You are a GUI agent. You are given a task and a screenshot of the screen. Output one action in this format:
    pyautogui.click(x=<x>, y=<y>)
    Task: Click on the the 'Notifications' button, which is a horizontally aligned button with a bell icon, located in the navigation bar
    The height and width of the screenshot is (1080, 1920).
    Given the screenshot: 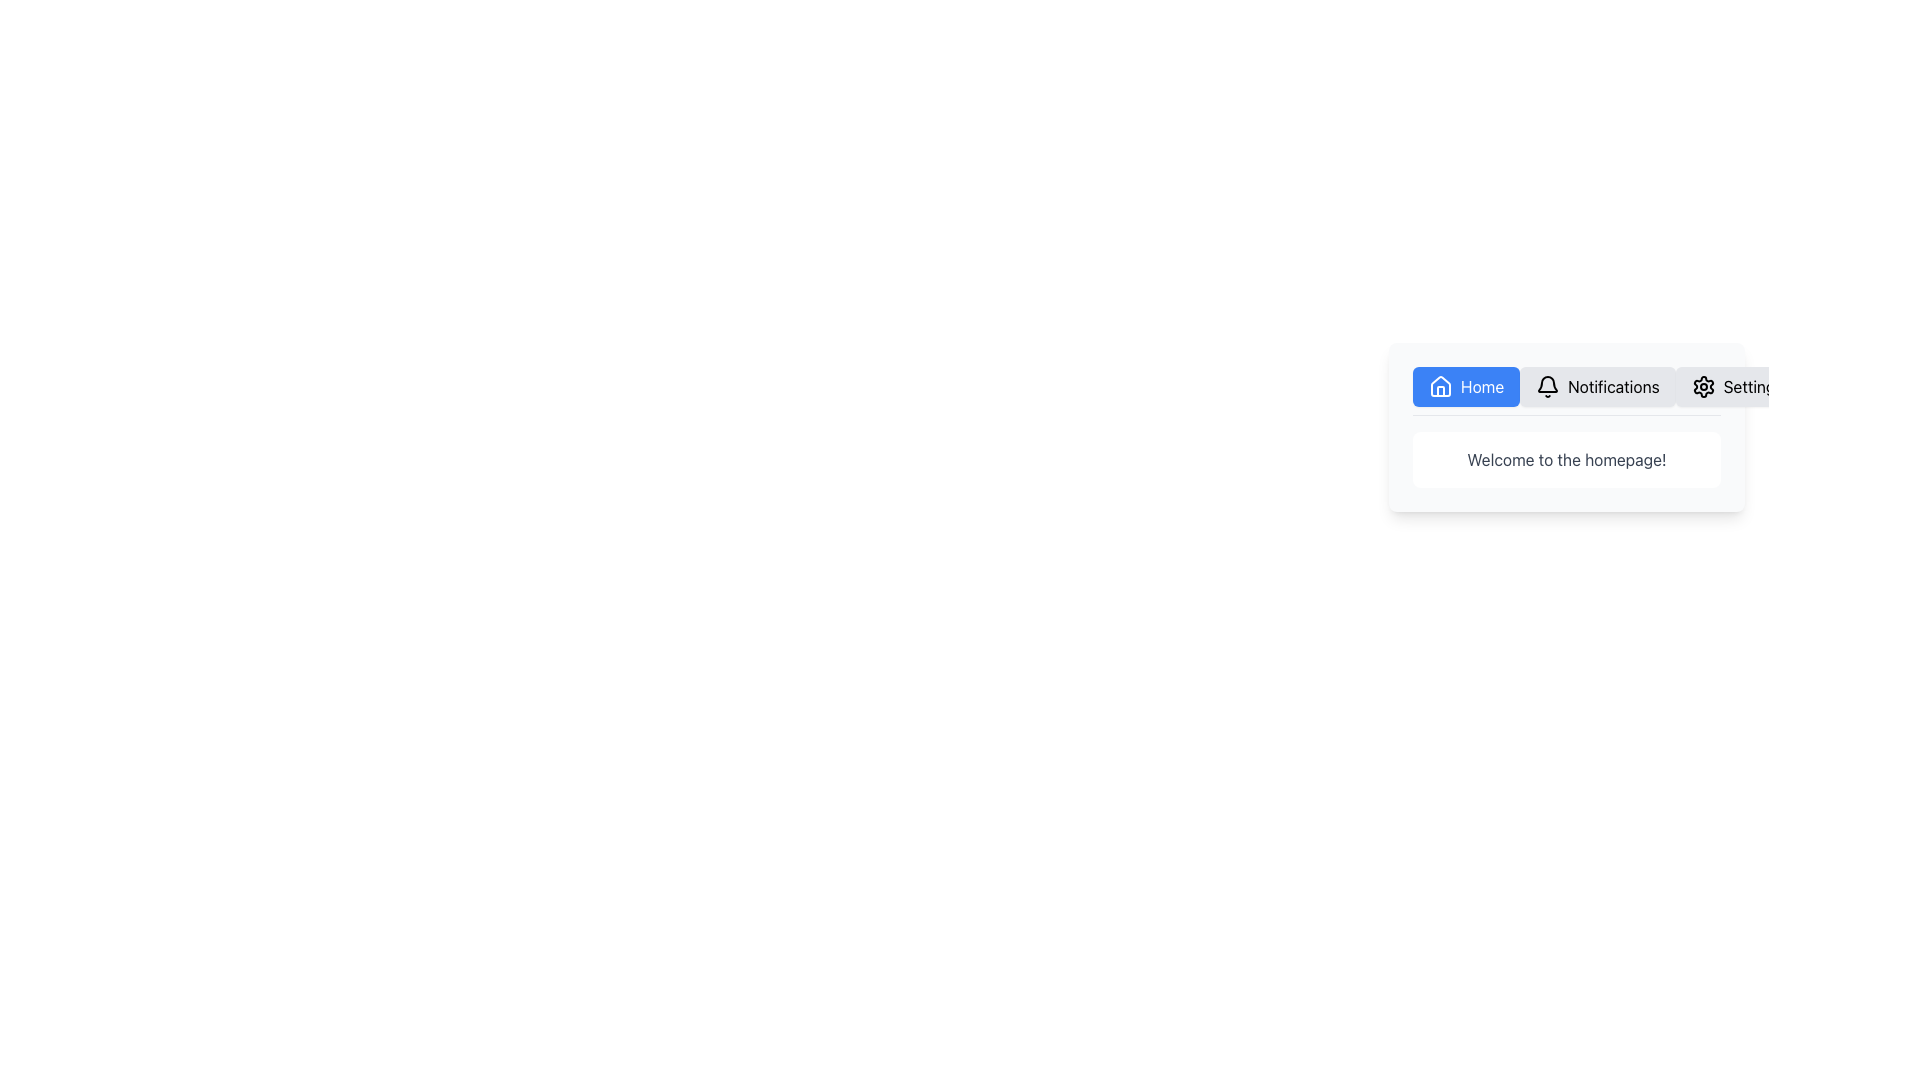 What is the action you would take?
    pyautogui.click(x=1596, y=386)
    